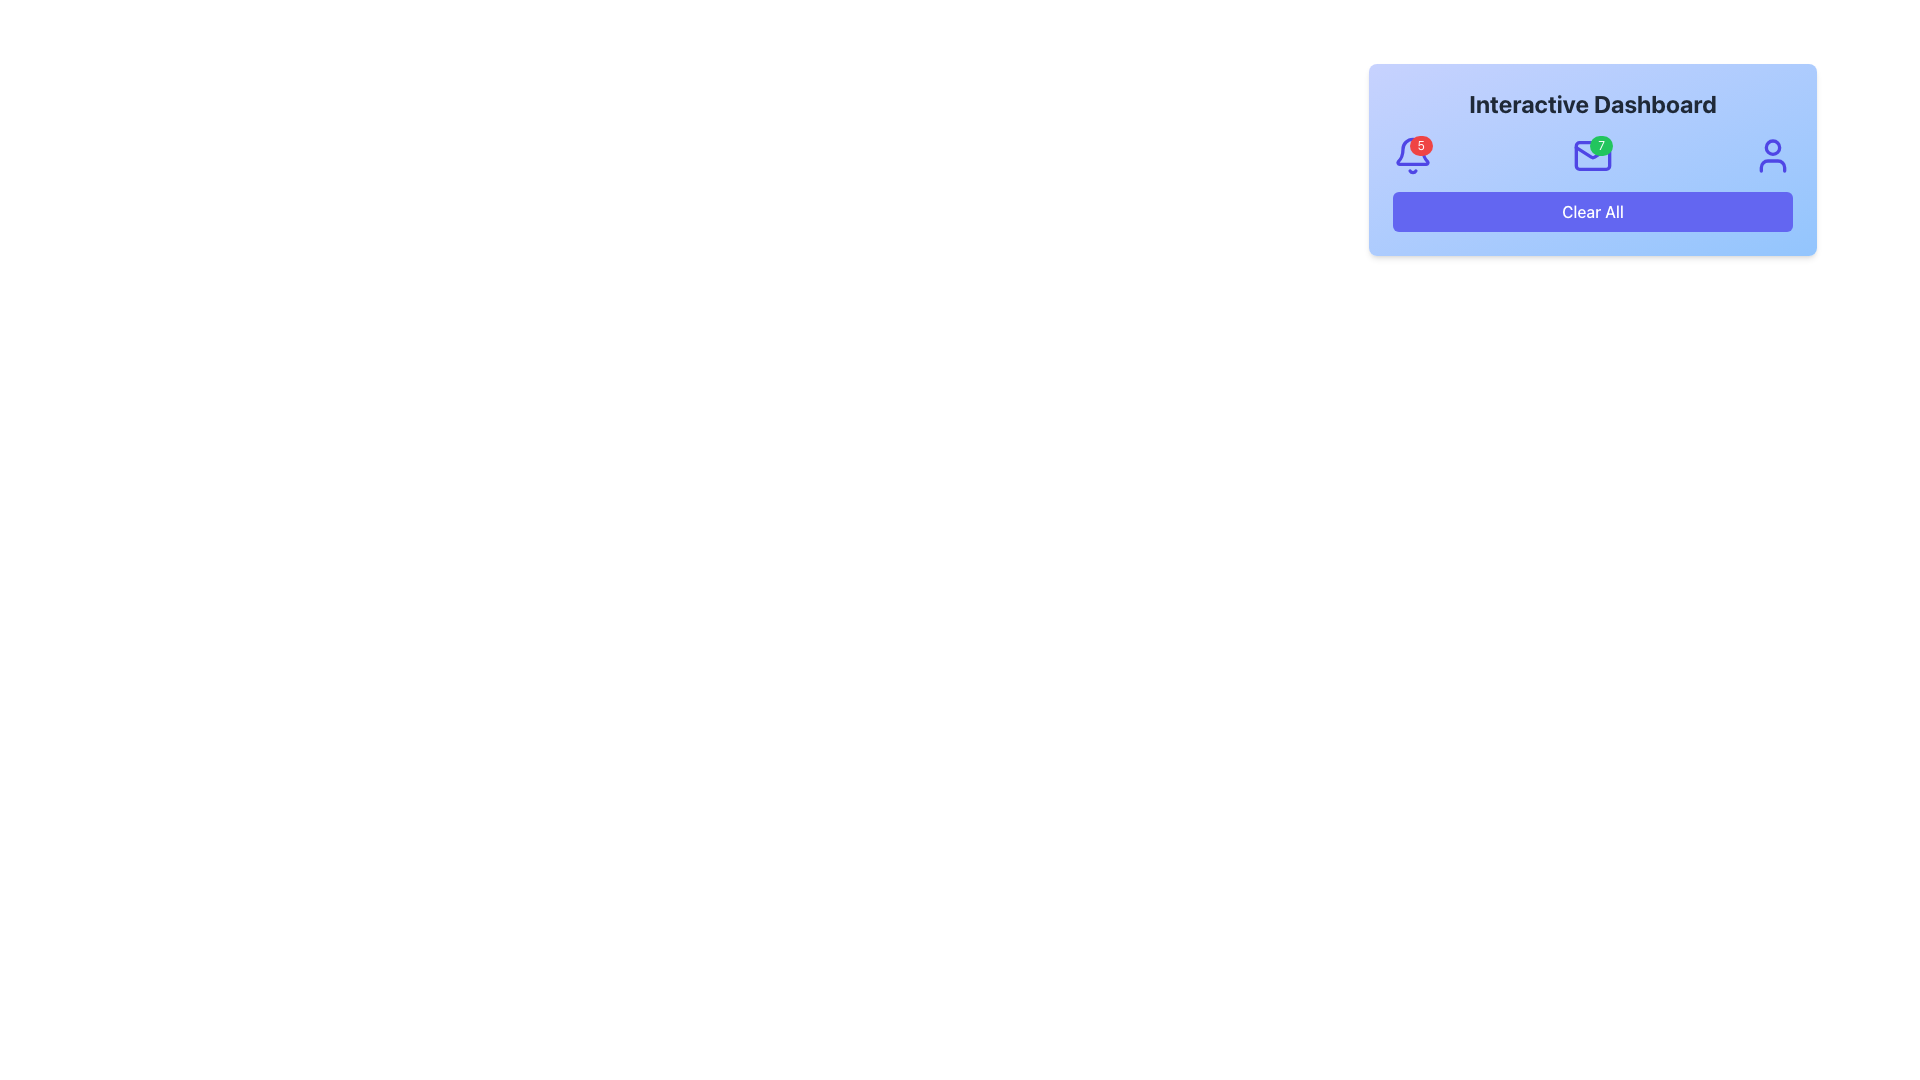 This screenshot has width=1920, height=1080. I want to click on number '5' displayed on the red circular Notification Badge located at the top-right corner of the bell icon, so click(1411, 154).